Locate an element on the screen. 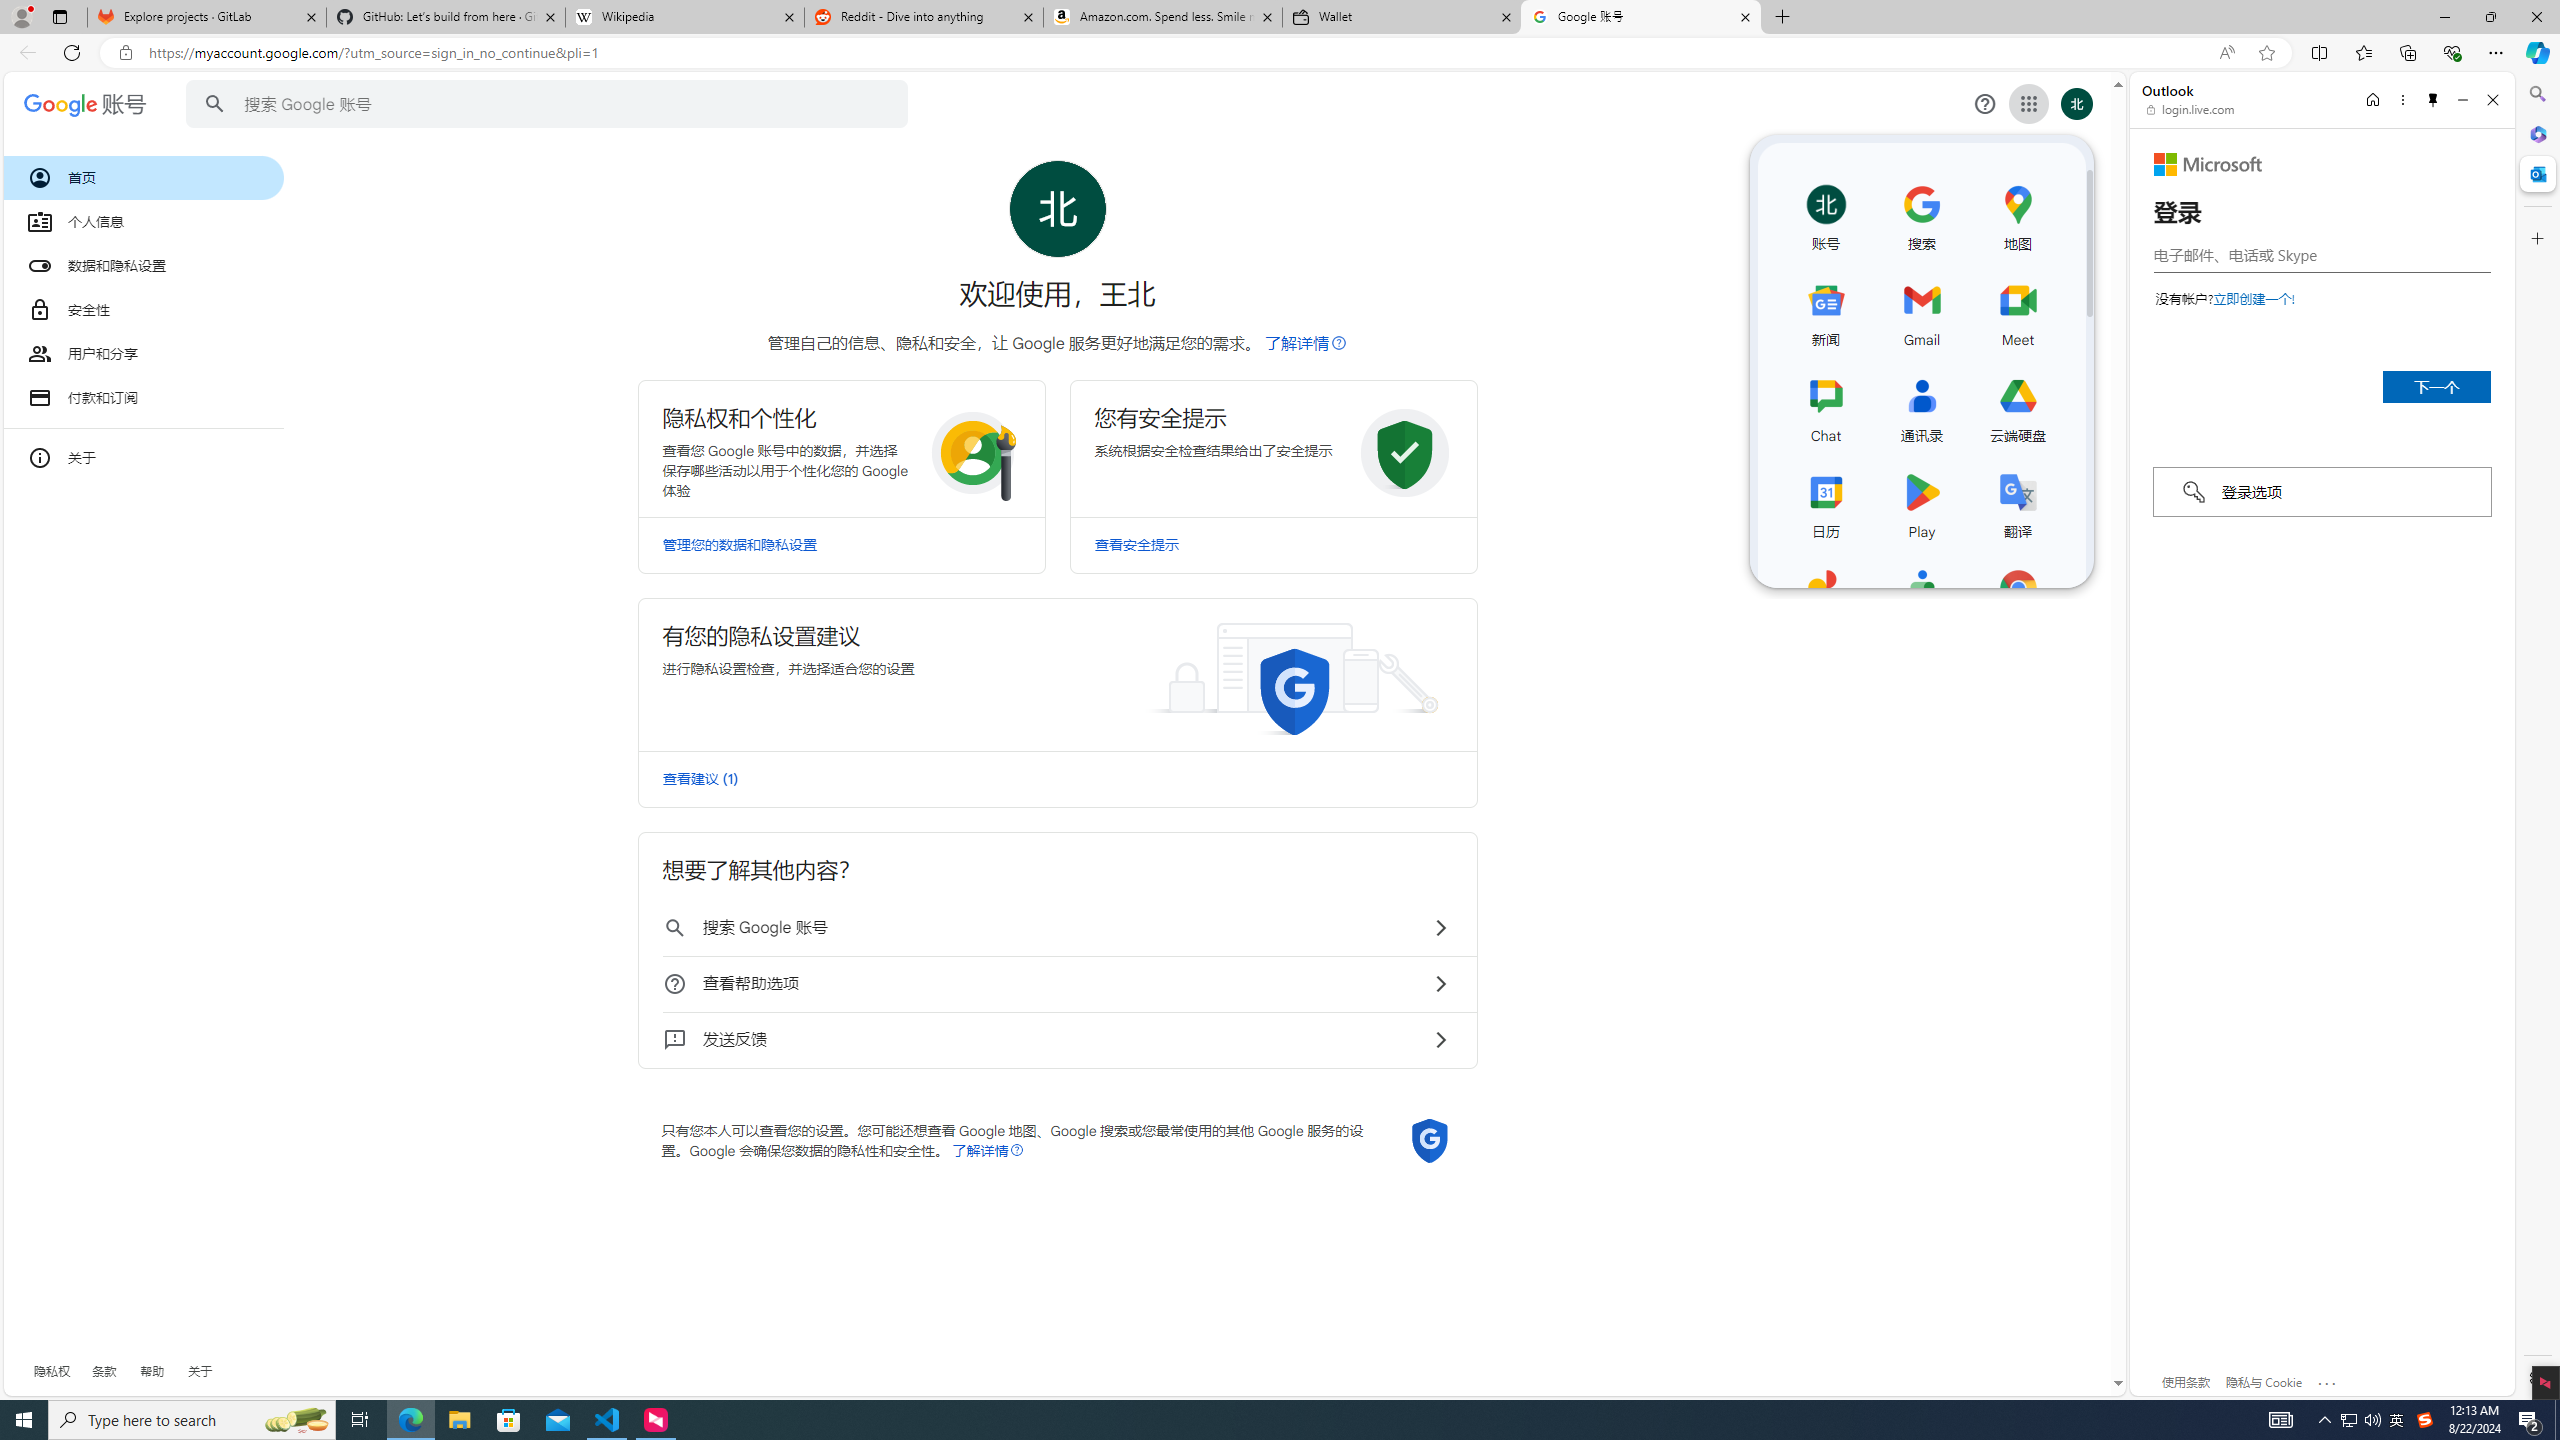 The image size is (2560, 1440). 'login.live.com' is located at coordinates (2190, 108).